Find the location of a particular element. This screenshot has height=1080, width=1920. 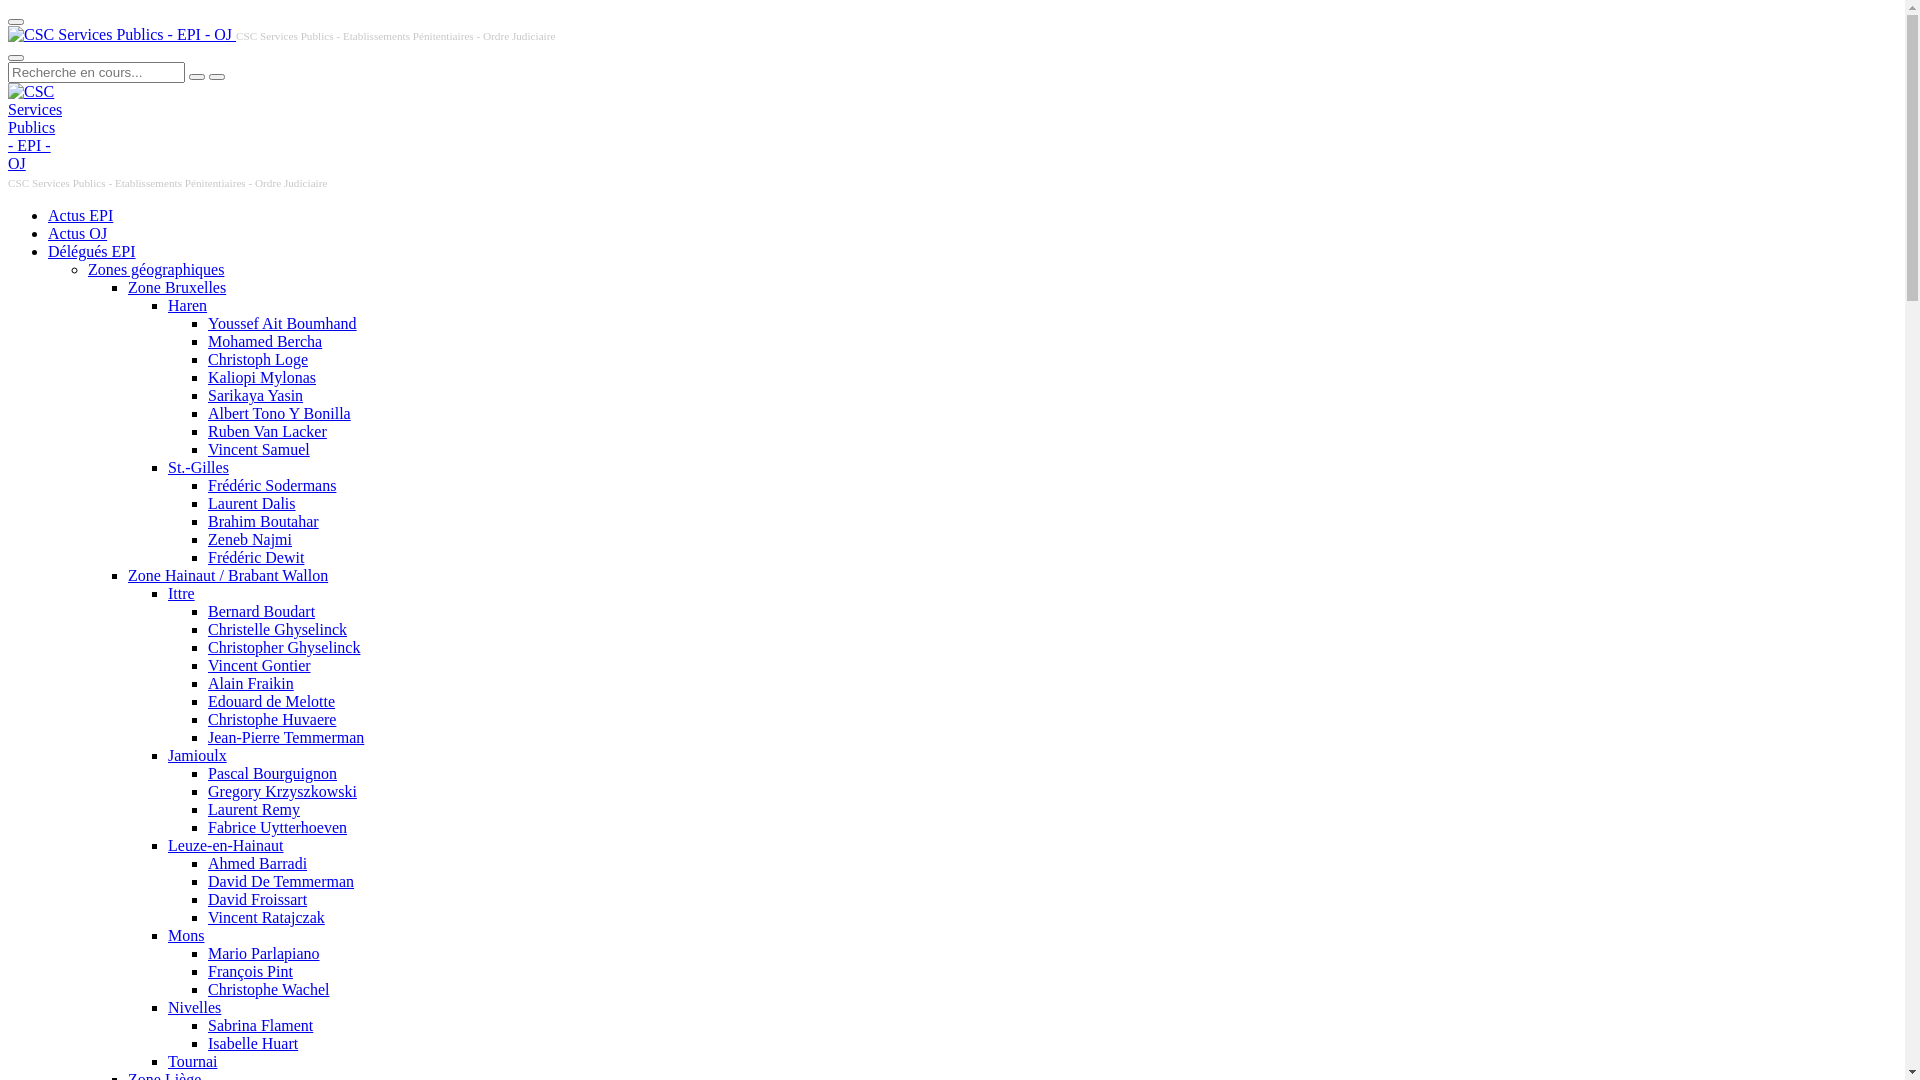

'Jean-Pierre Temmerman' is located at coordinates (285, 737).